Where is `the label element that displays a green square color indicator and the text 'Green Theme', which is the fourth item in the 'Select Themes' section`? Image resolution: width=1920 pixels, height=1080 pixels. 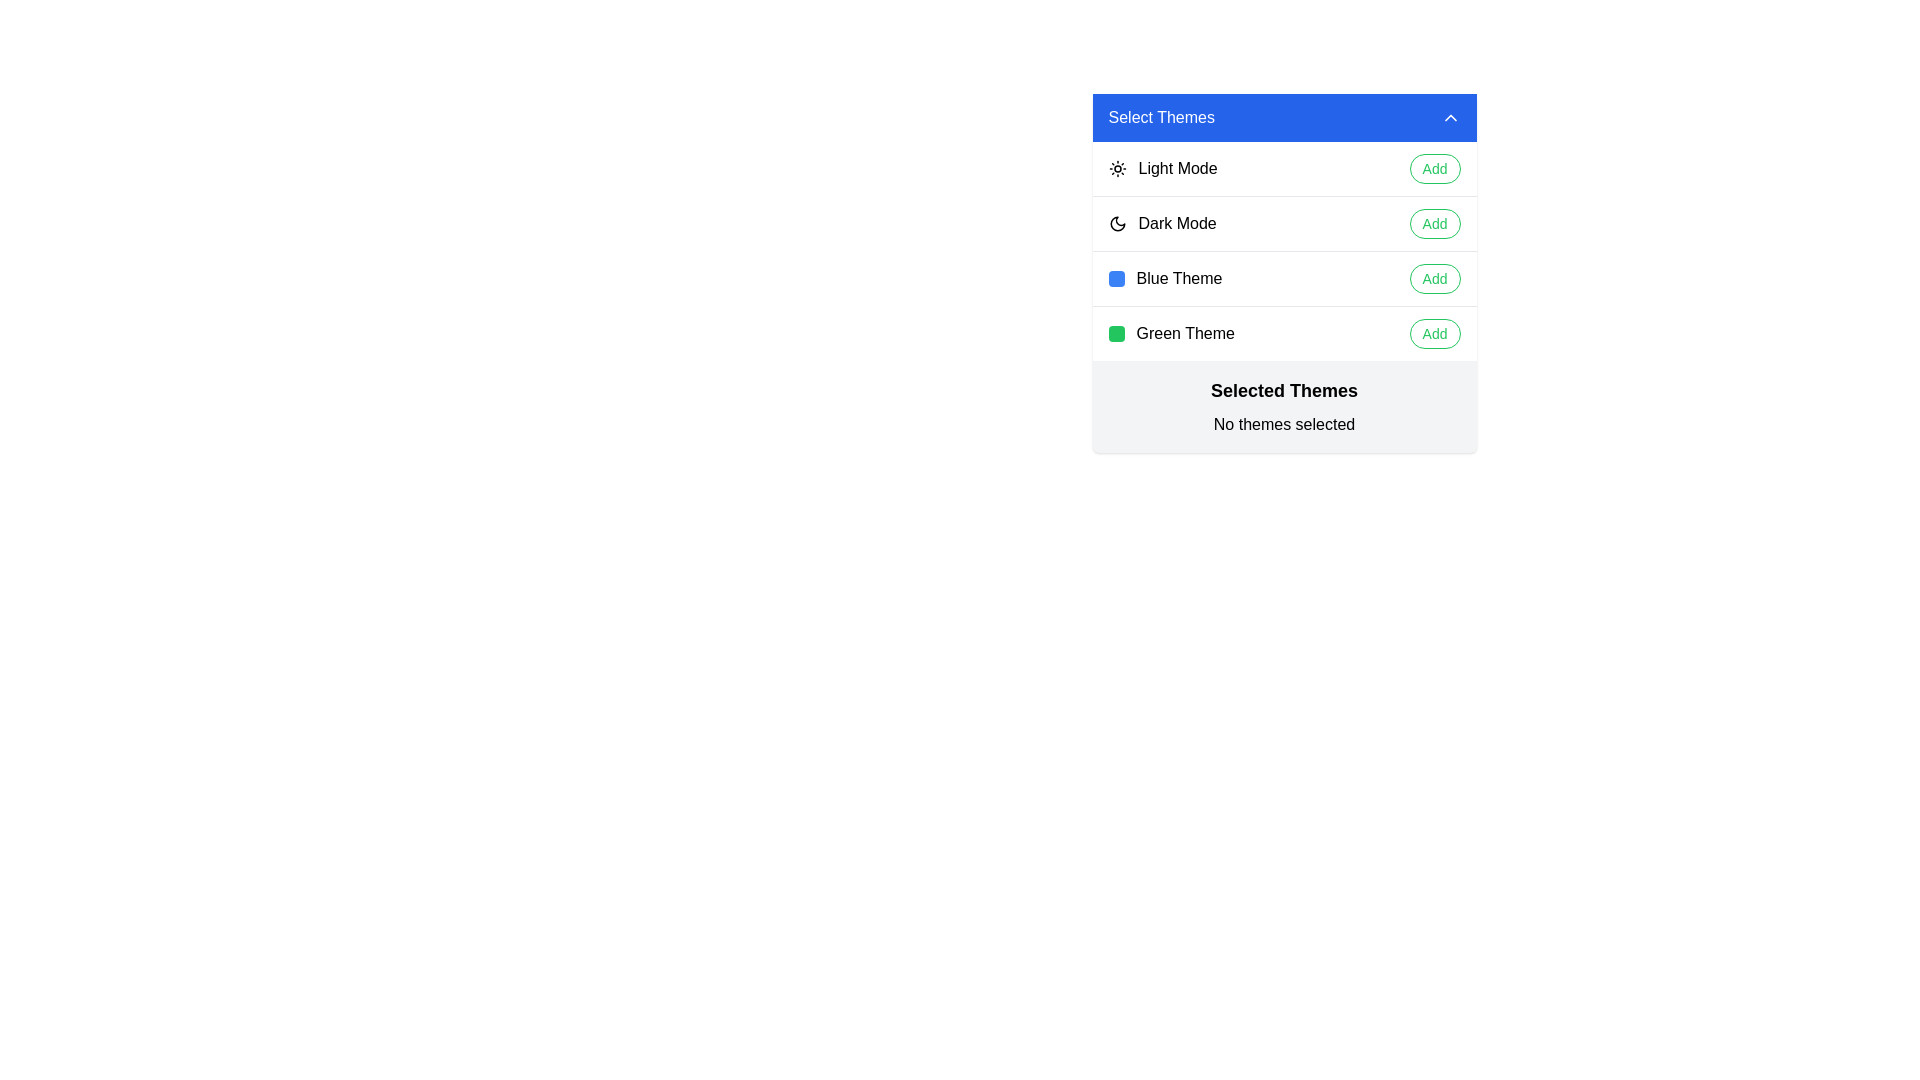 the label element that displays a green square color indicator and the text 'Green Theme', which is the fourth item in the 'Select Themes' section is located at coordinates (1171, 333).